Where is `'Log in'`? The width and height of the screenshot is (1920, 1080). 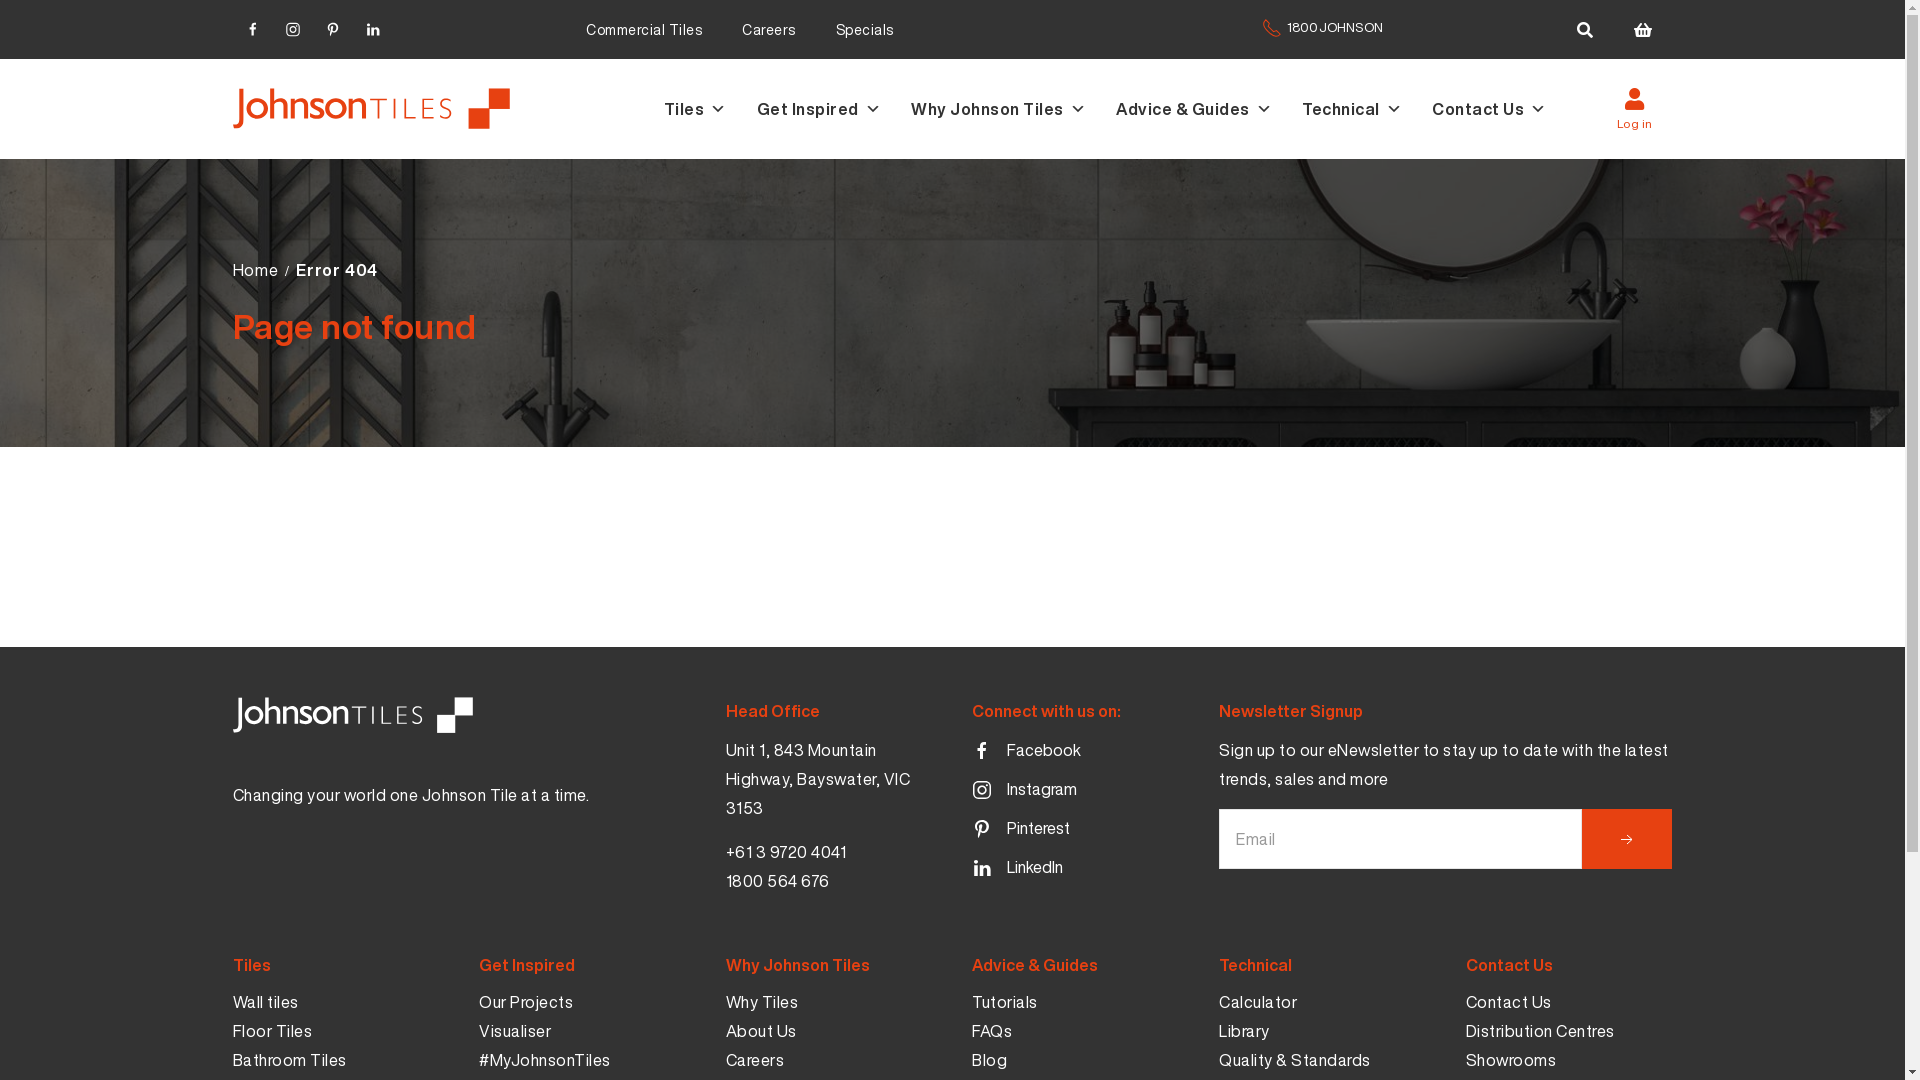
'Log in' is located at coordinates (1633, 108).